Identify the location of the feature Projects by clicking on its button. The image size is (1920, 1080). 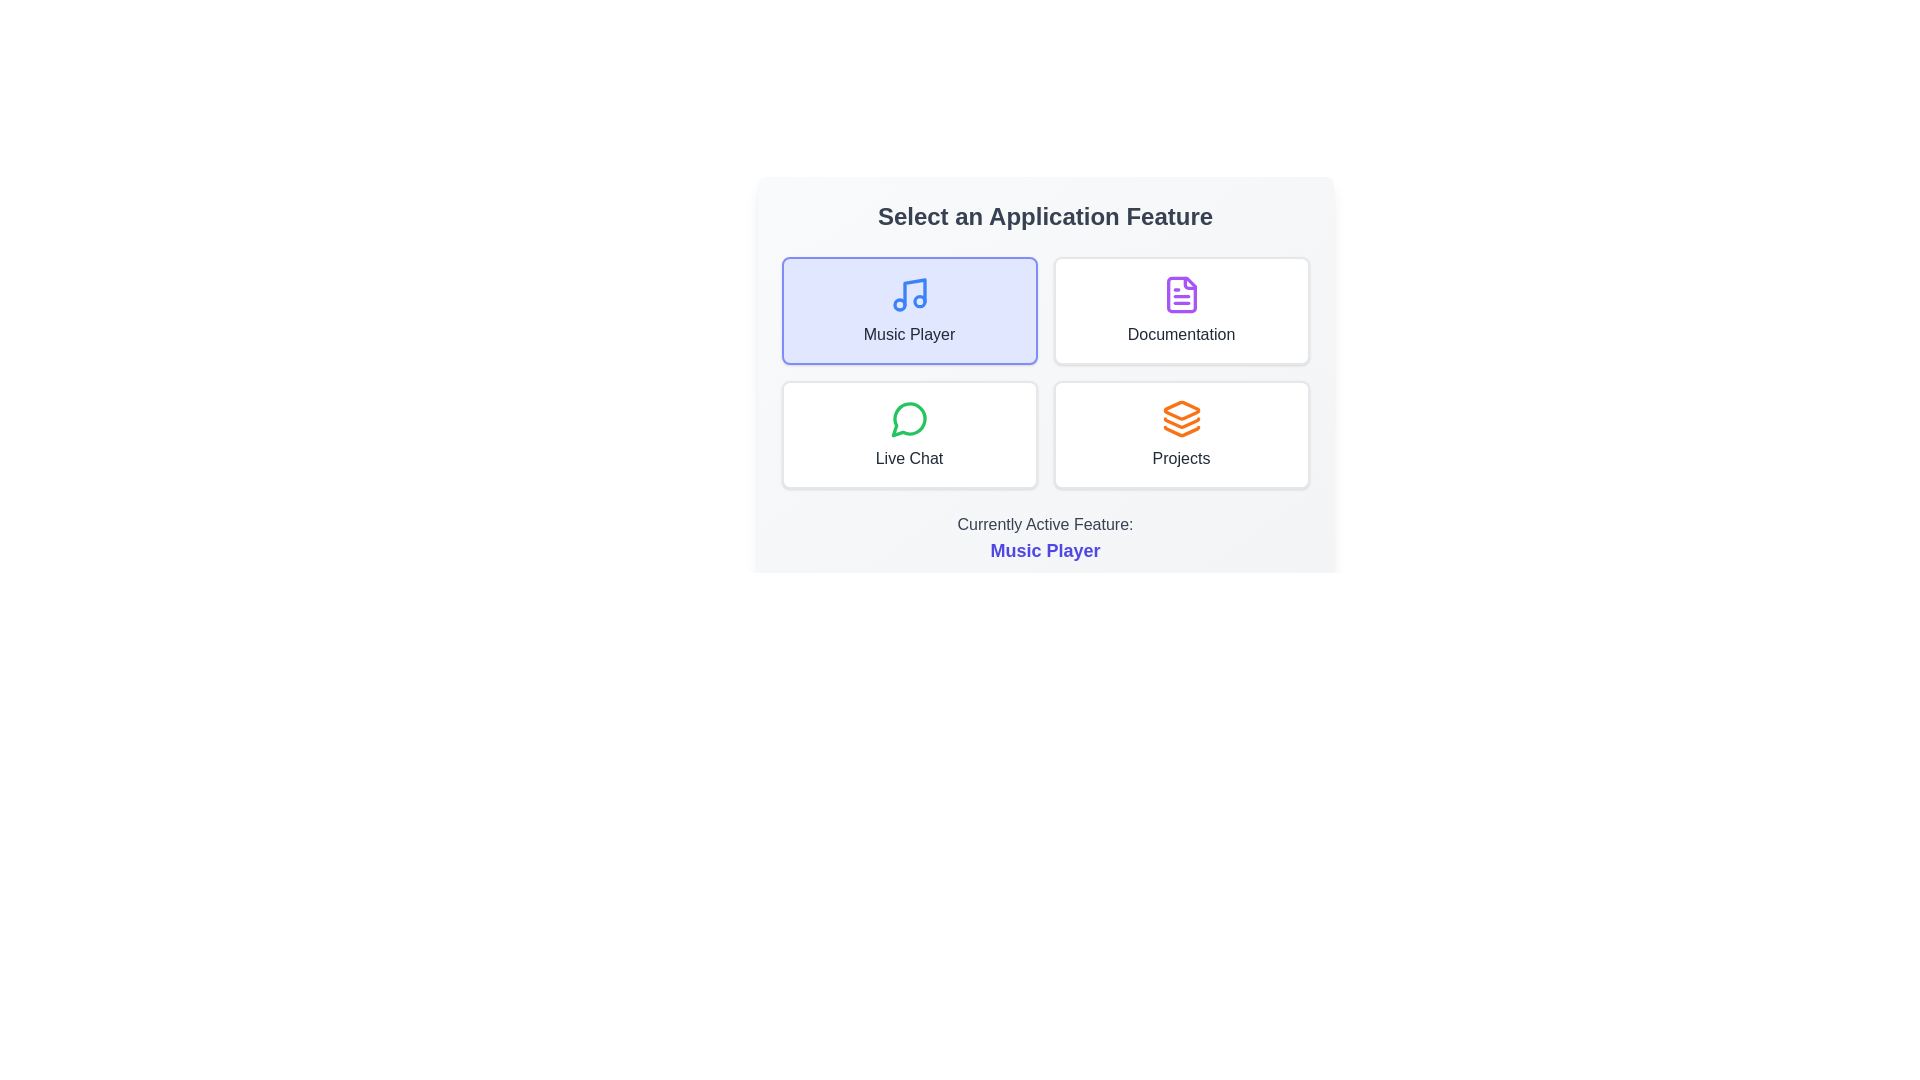
(1181, 434).